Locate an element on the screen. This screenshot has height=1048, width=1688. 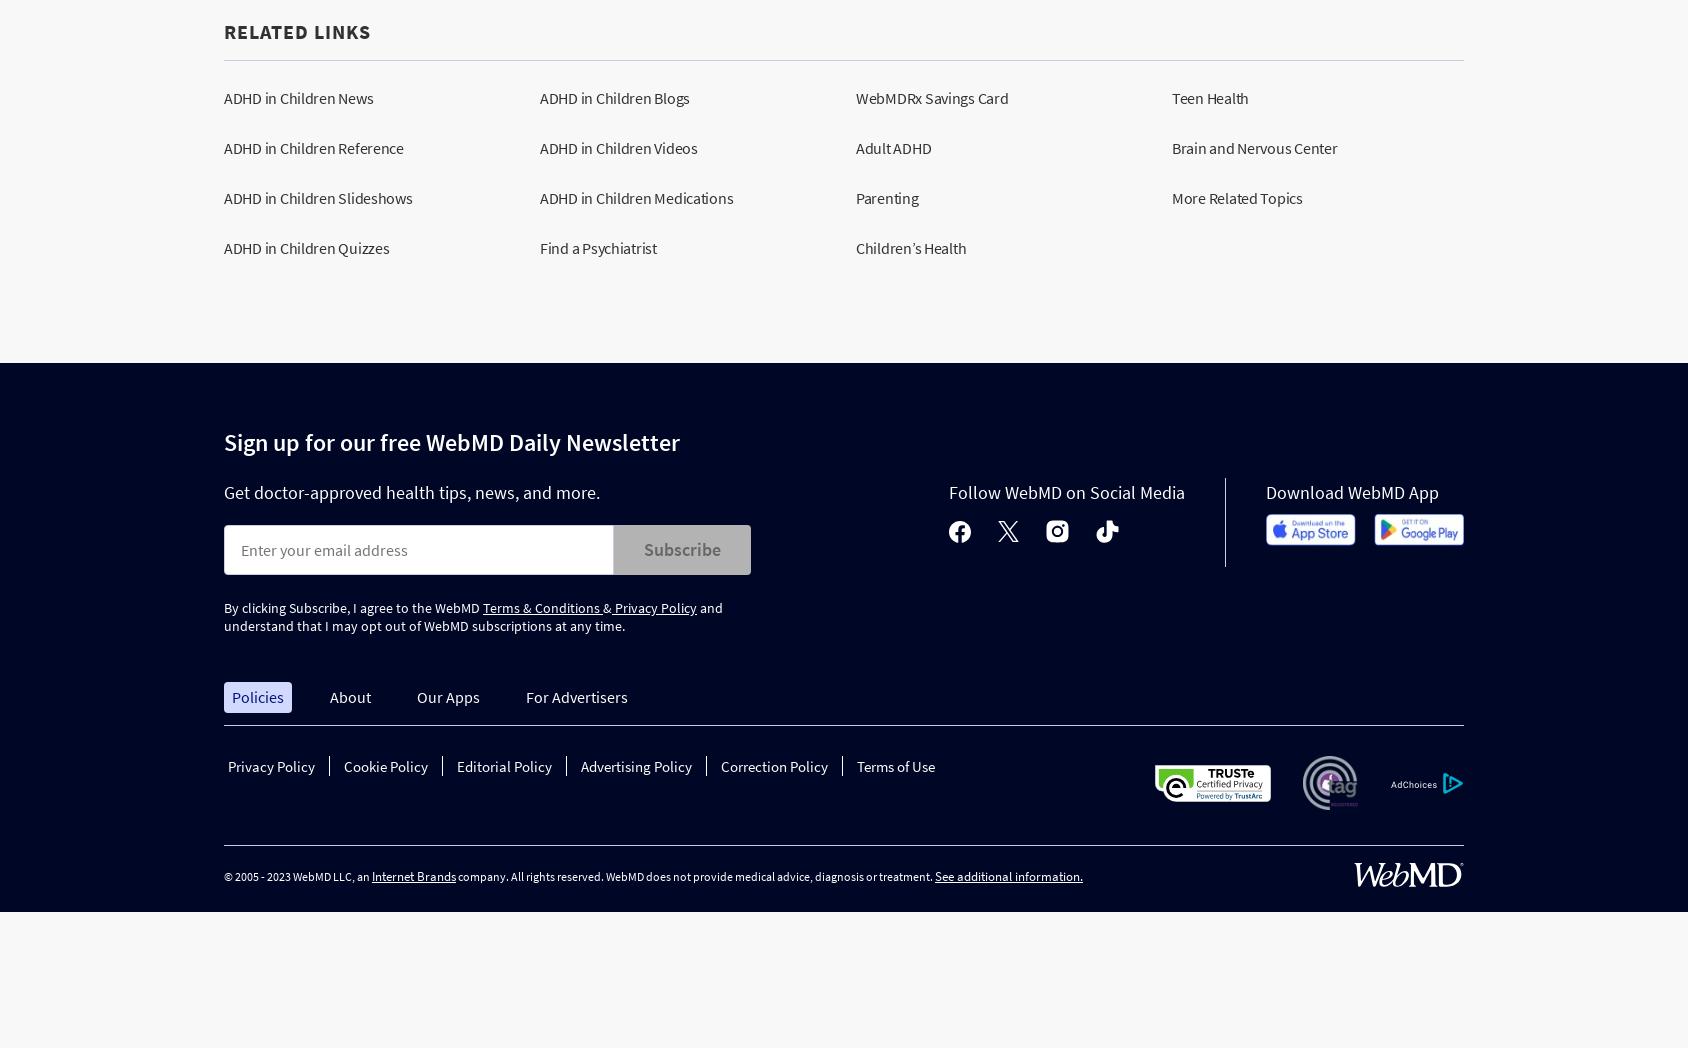
'Terms & Conditions' is located at coordinates (481, 608).